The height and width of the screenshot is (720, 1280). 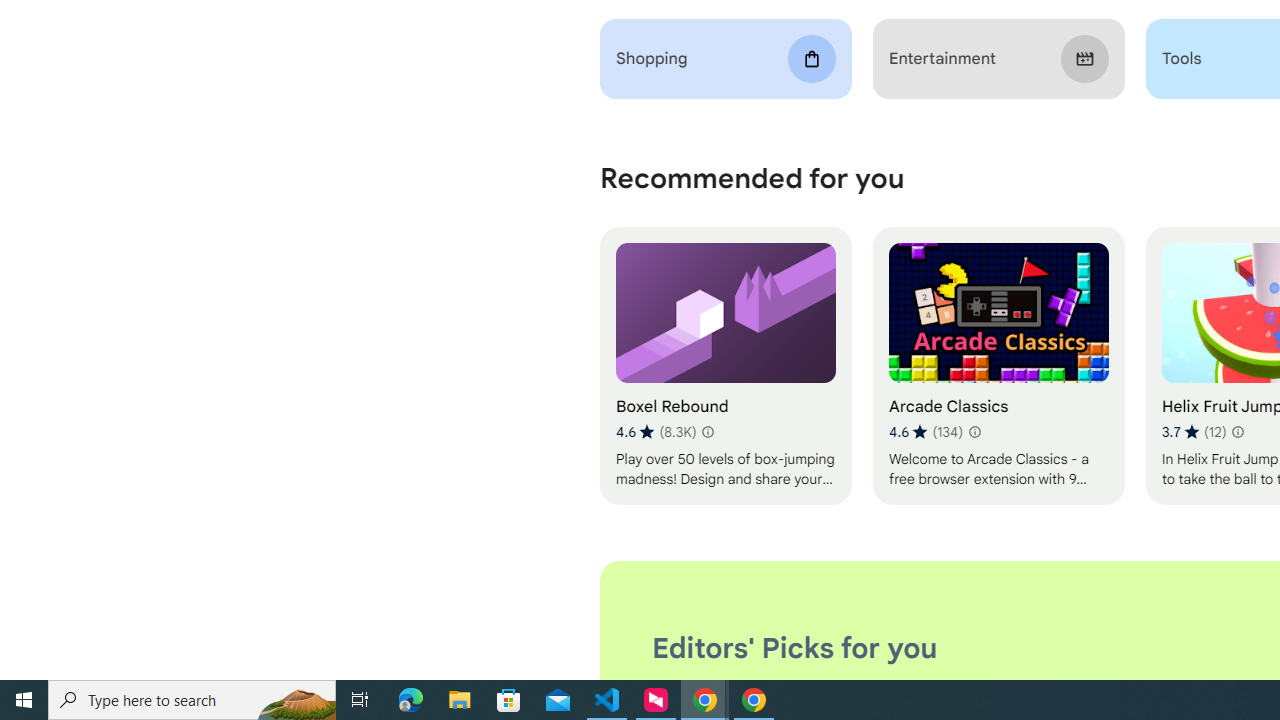 I want to click on 'Average rating 4.6 out of 5 stars. 8.3K ratings.', so click(x=656, y=431).